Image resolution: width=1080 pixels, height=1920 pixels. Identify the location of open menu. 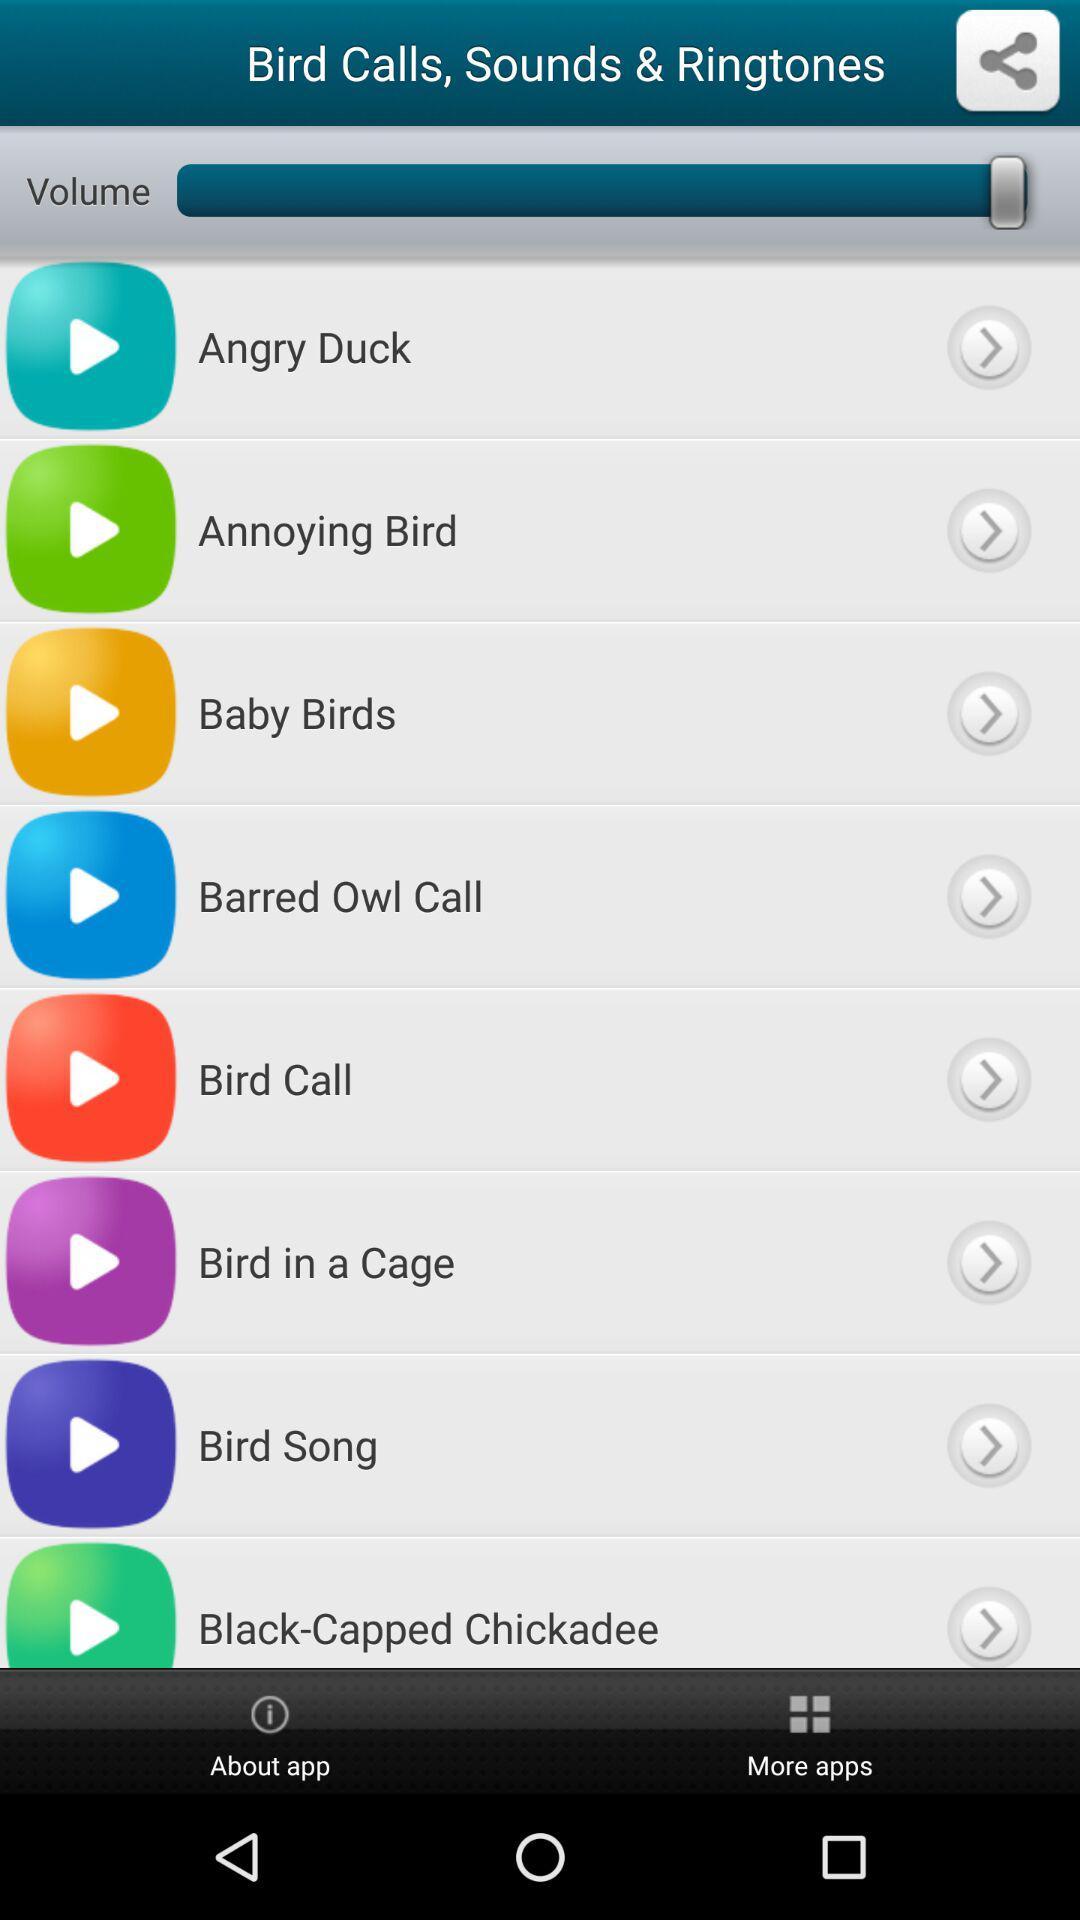
(987, 1602).